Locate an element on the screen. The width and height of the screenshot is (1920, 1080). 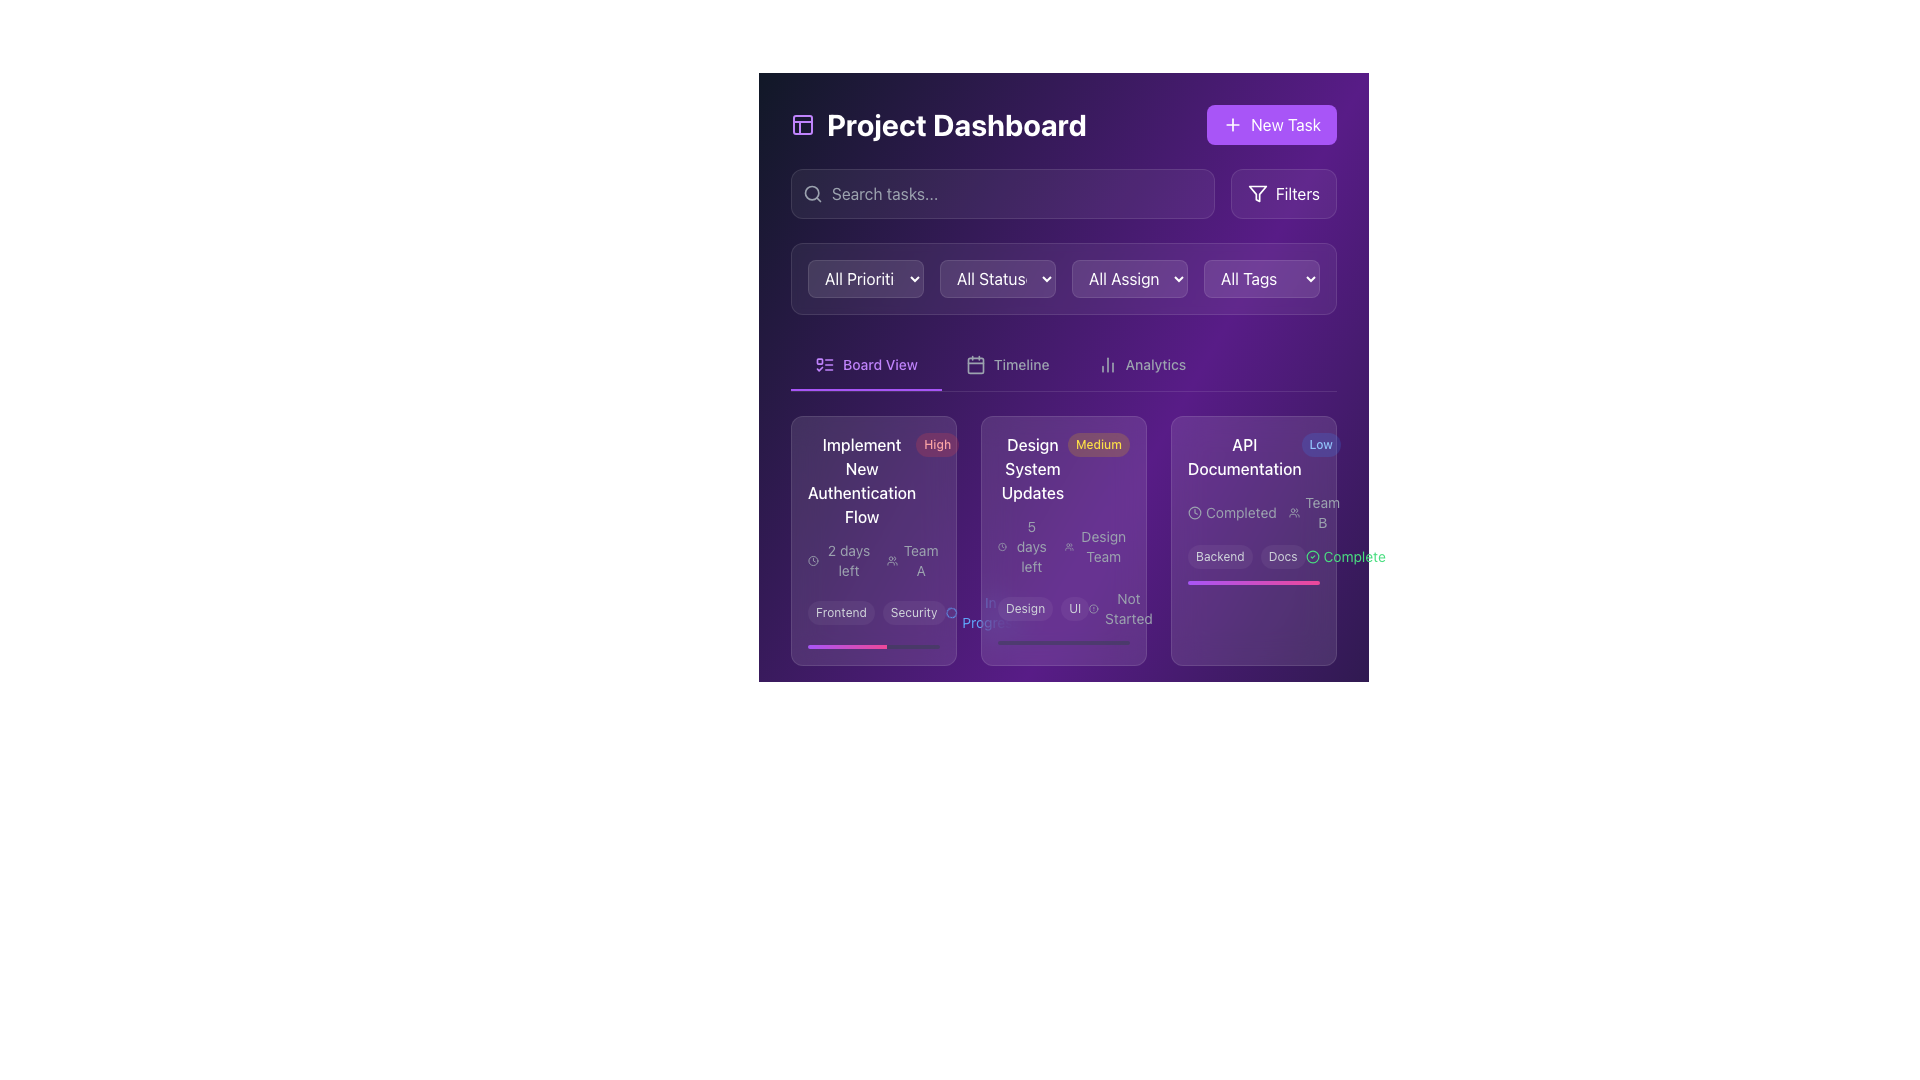
the circular loading indicator icon located next to the text 'In Progress' within the task card is located at coordinates (950, 612).